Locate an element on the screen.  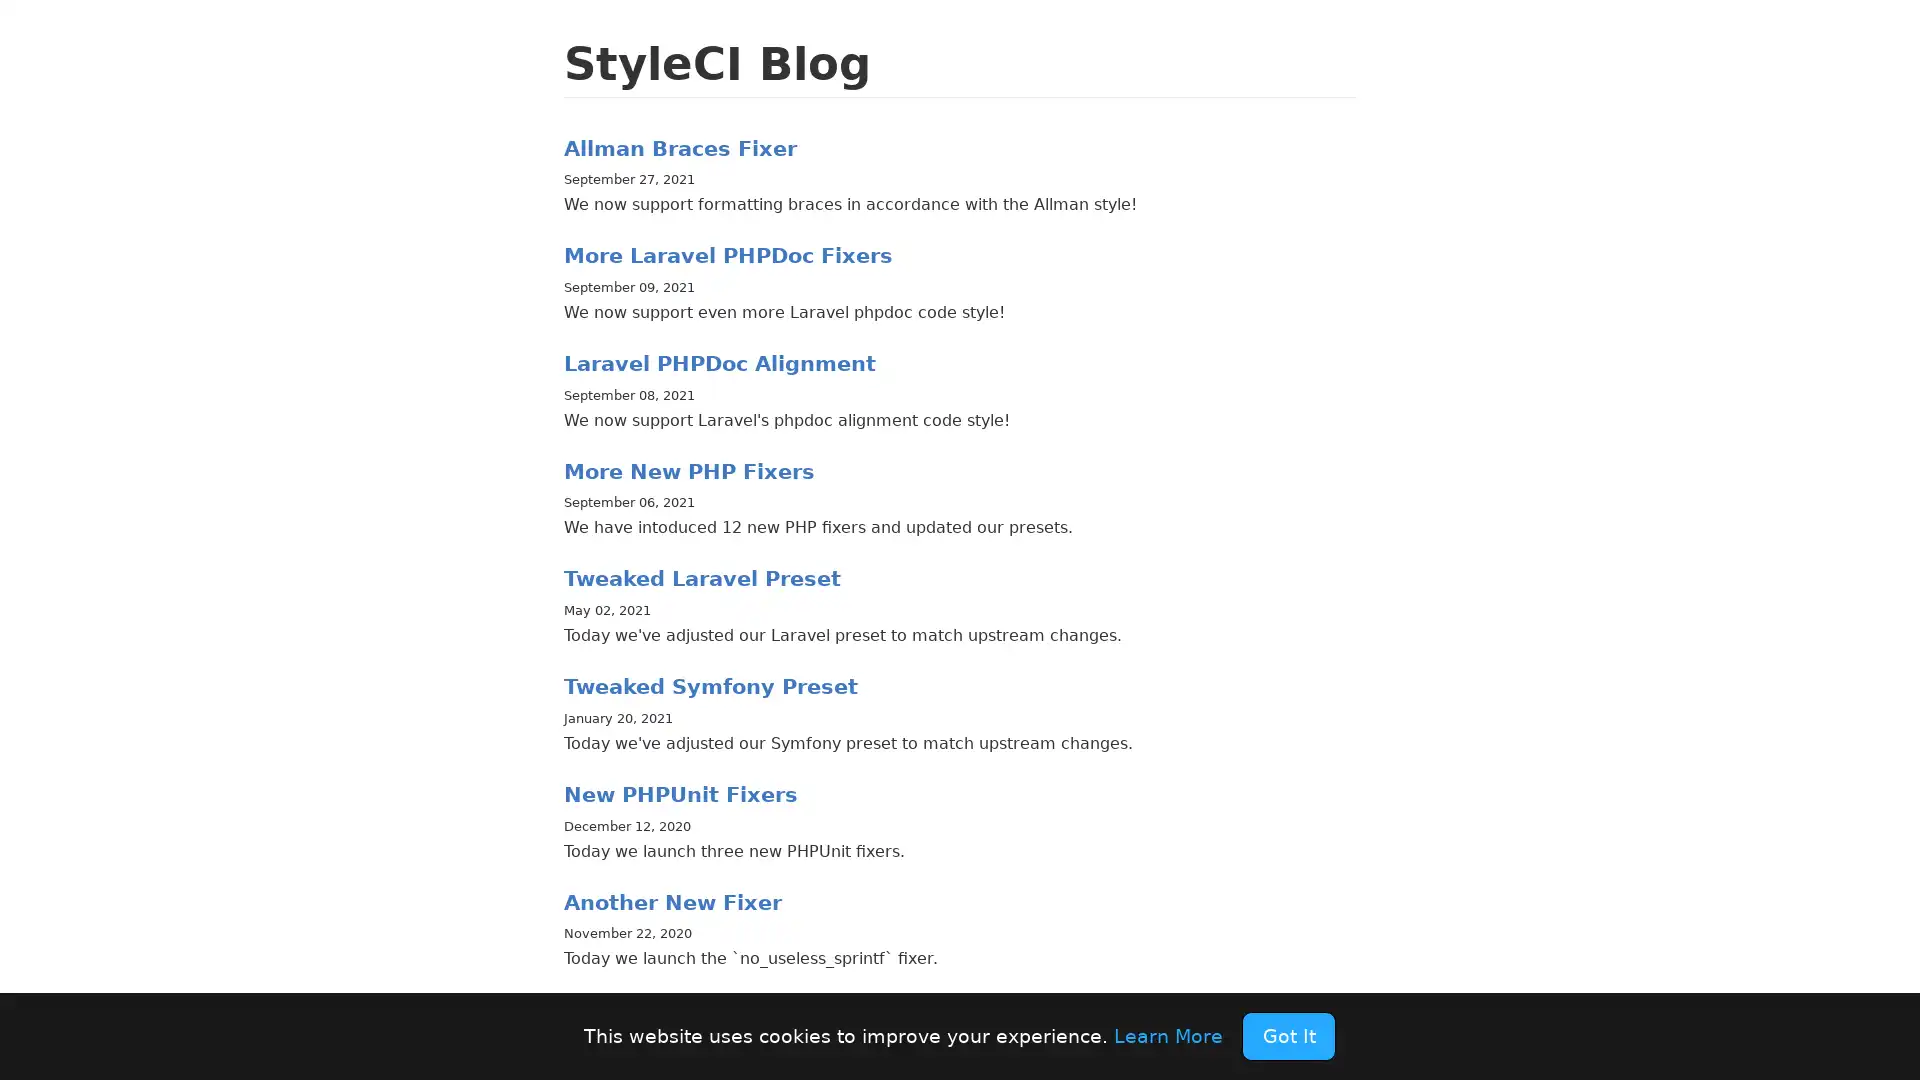
Got It is located at coordinates (1288, 1035).